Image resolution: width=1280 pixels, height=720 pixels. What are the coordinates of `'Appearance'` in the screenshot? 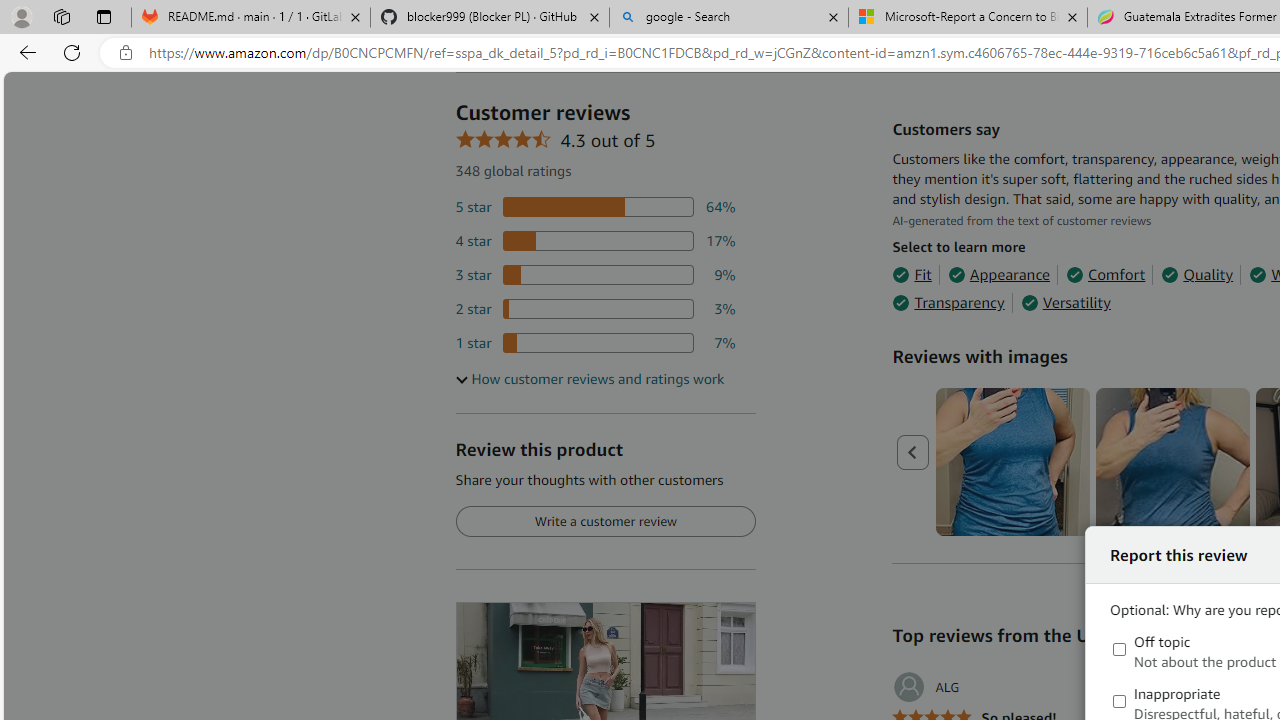 It's located at (999, 275).